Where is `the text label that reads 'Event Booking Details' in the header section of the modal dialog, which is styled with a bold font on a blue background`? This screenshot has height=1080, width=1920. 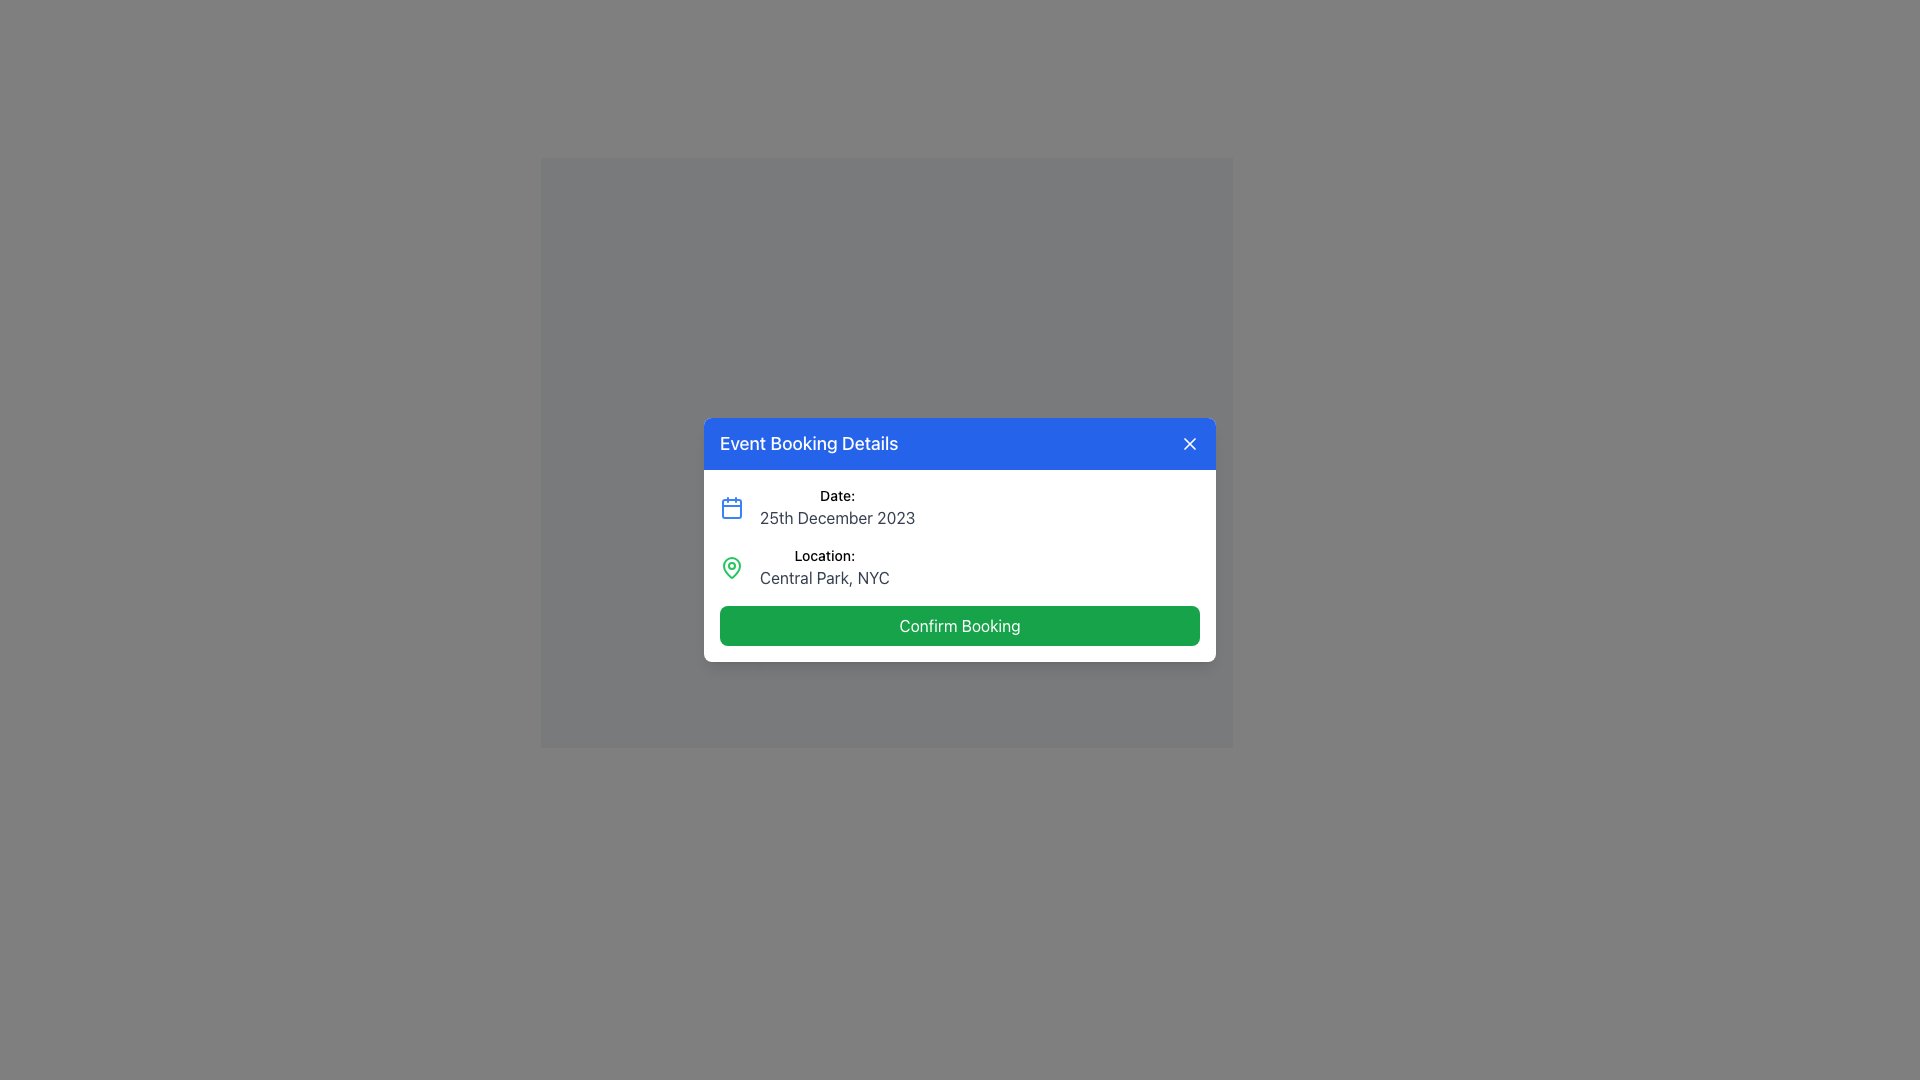 the text label that reads 'Event Booking Details' in the header section of the modal dialog, which is styled with a bold font on a blue background is located at coordinates (809, 442).